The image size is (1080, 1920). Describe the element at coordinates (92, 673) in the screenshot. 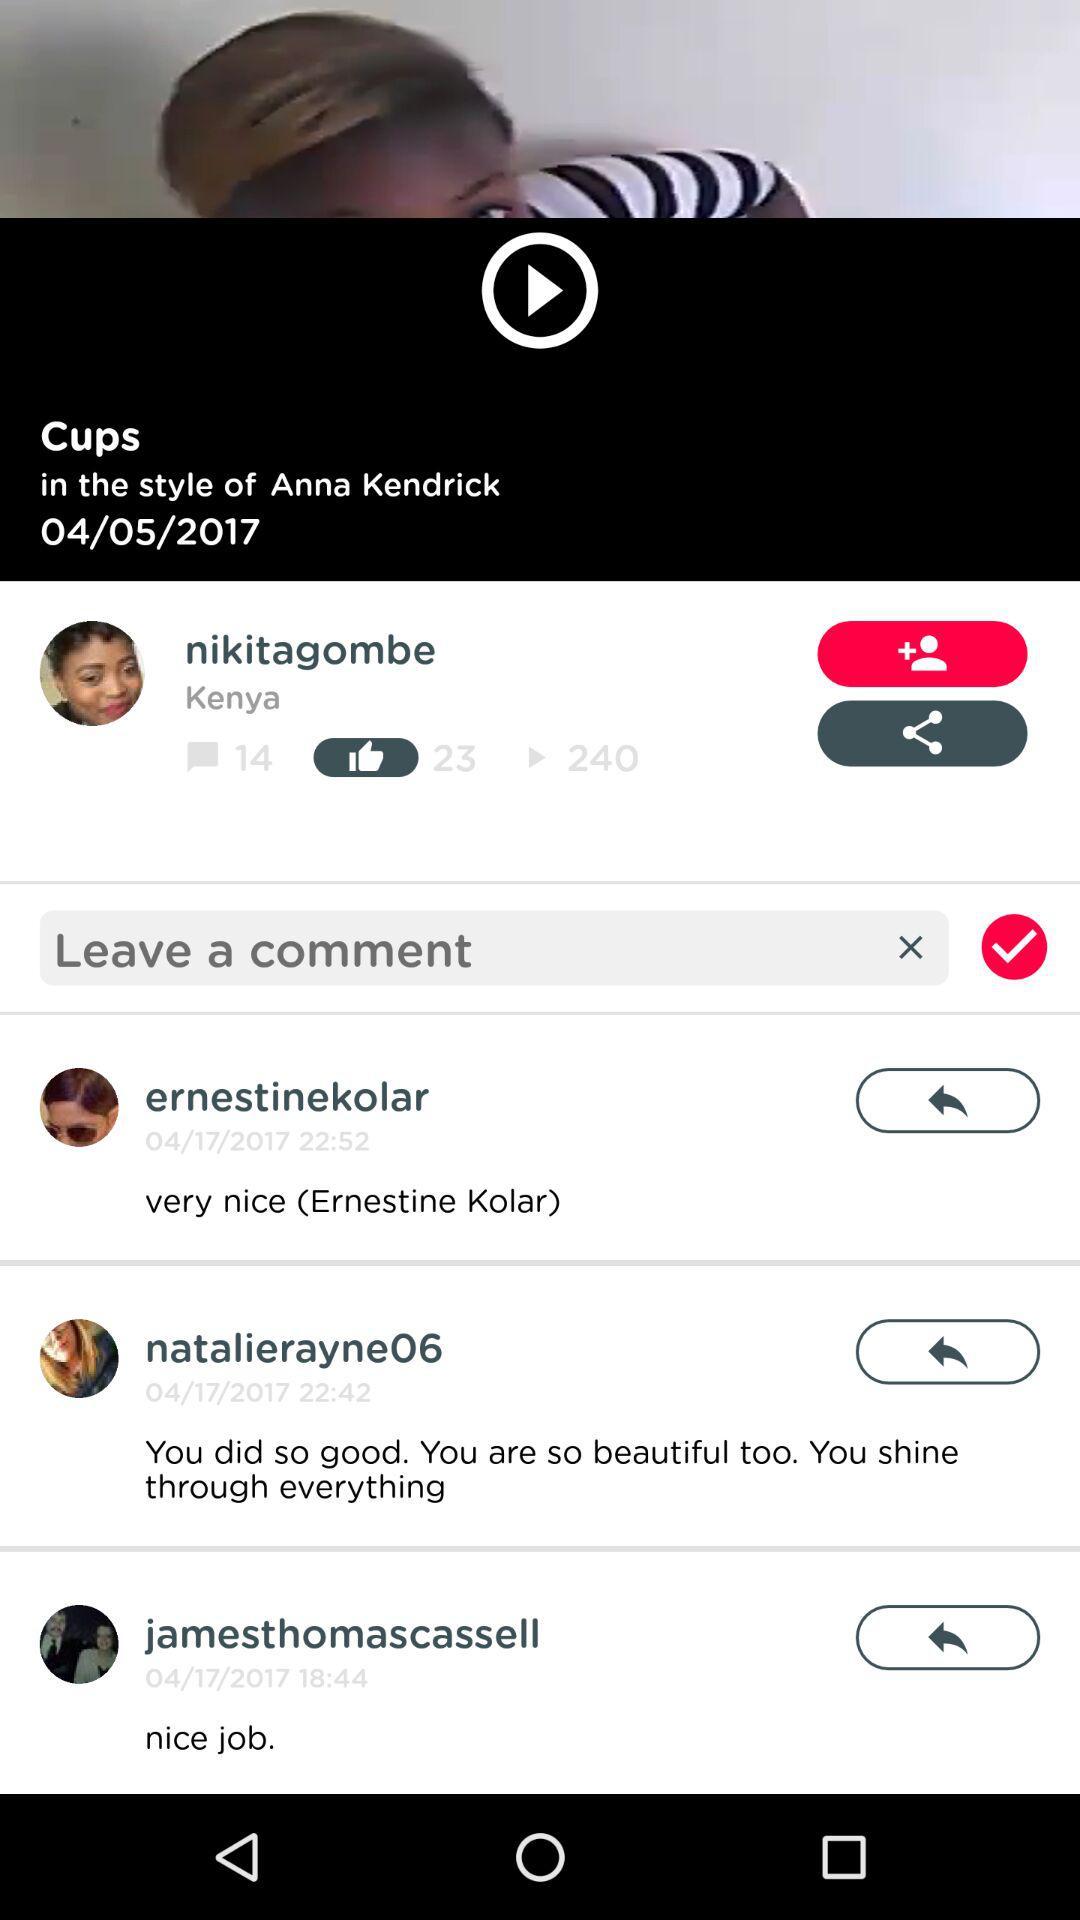

I see `user profile` at that location.